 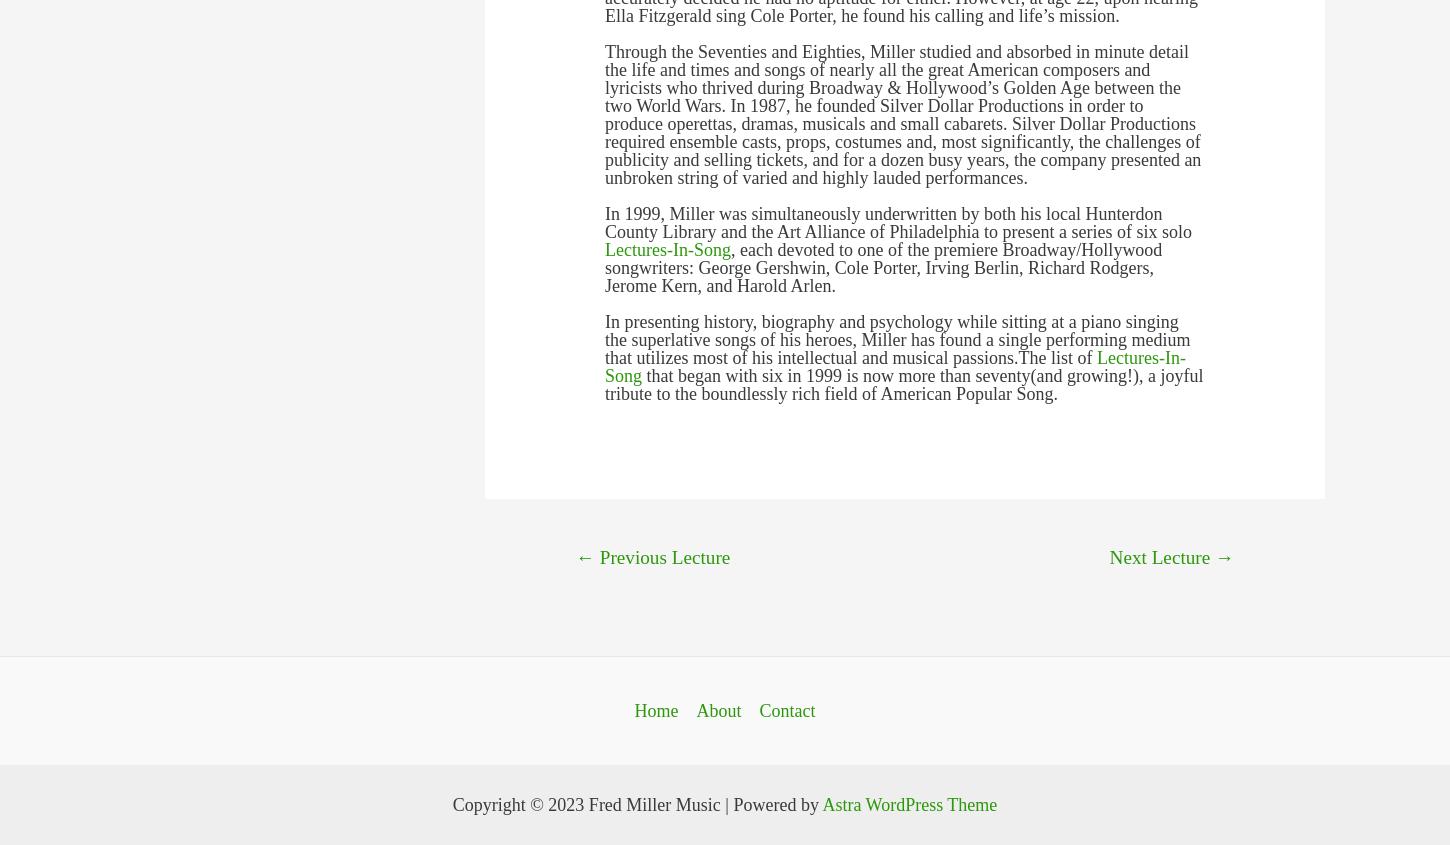 I want to click on 'Home', so click(x=654, y=709).